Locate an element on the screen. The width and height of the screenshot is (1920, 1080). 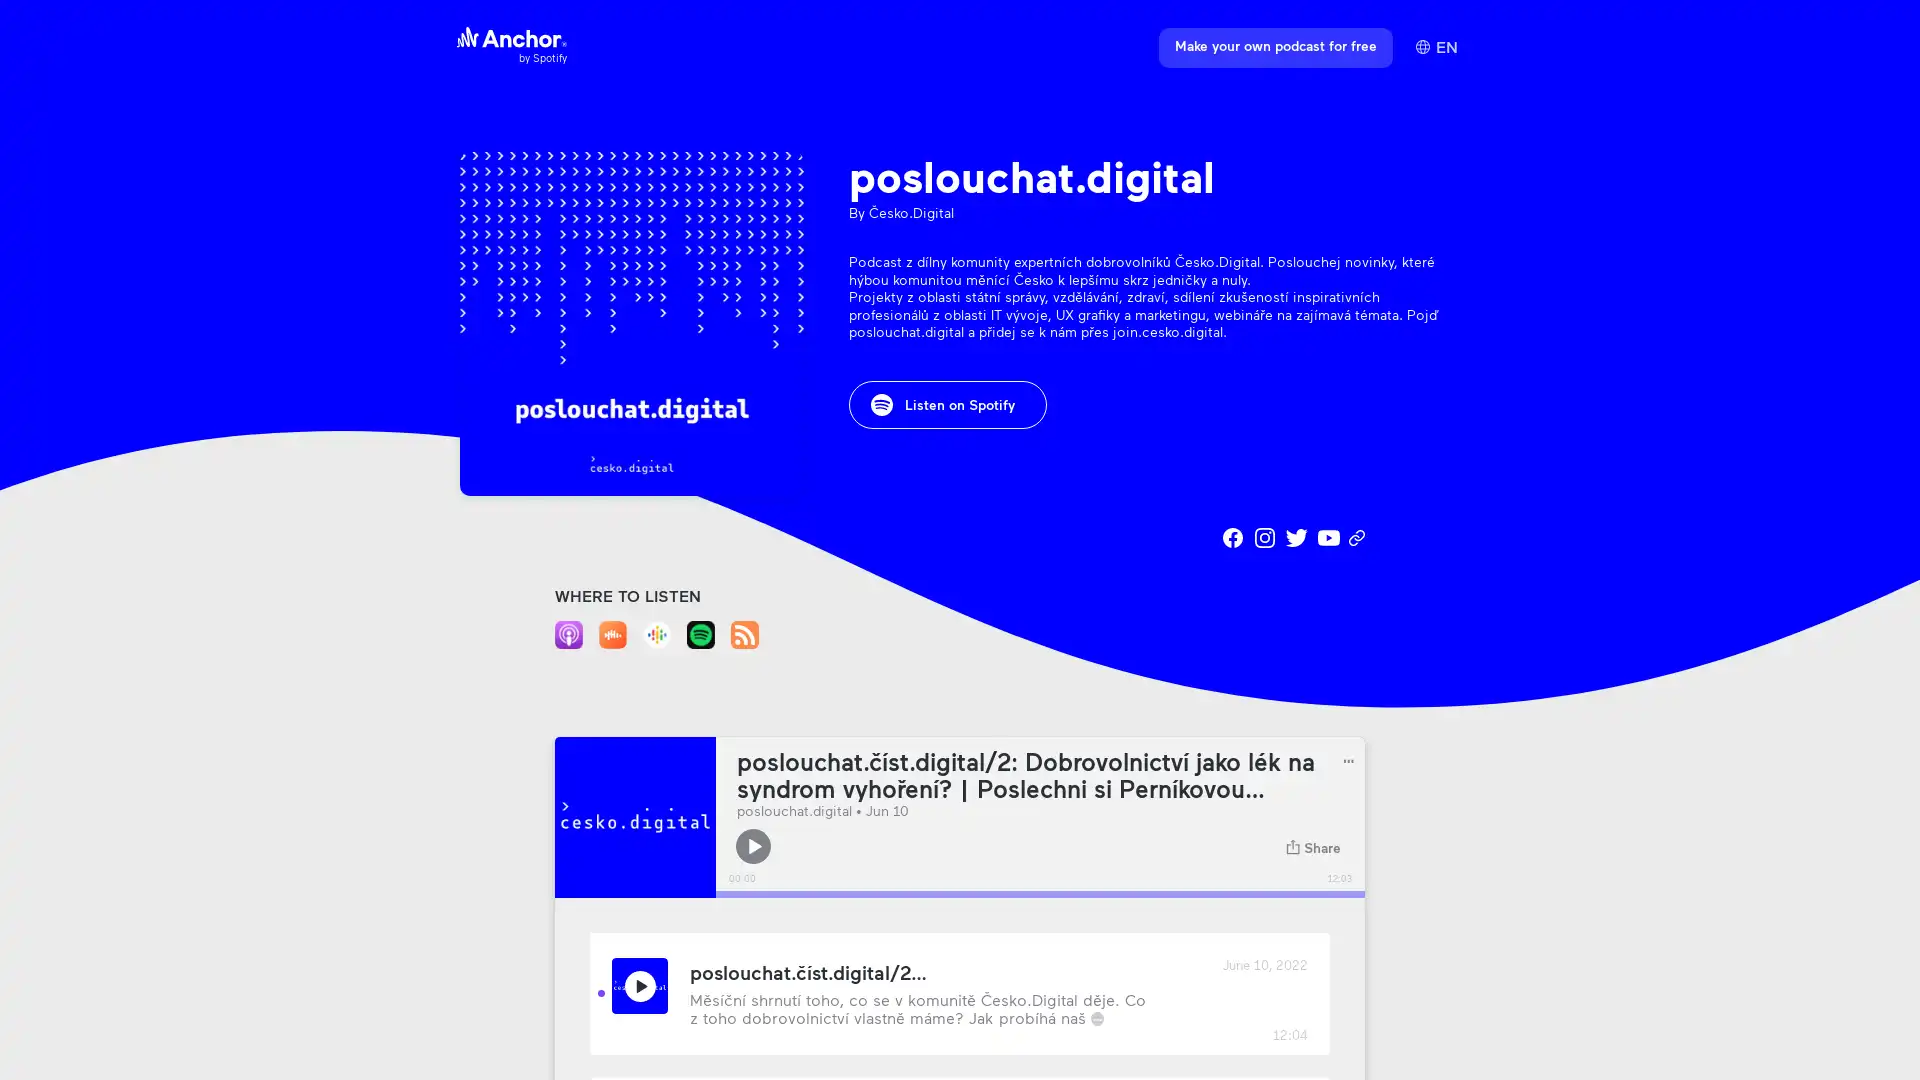
Play episode: poslouchat.cist.digital/2: Dobrovolnictvi jako lek na syndrom vyhoreni? | Poslechni si Pernikovou chaloupku v ukrajinstine | Slavime narozky! is located at coordinates (638, 984).